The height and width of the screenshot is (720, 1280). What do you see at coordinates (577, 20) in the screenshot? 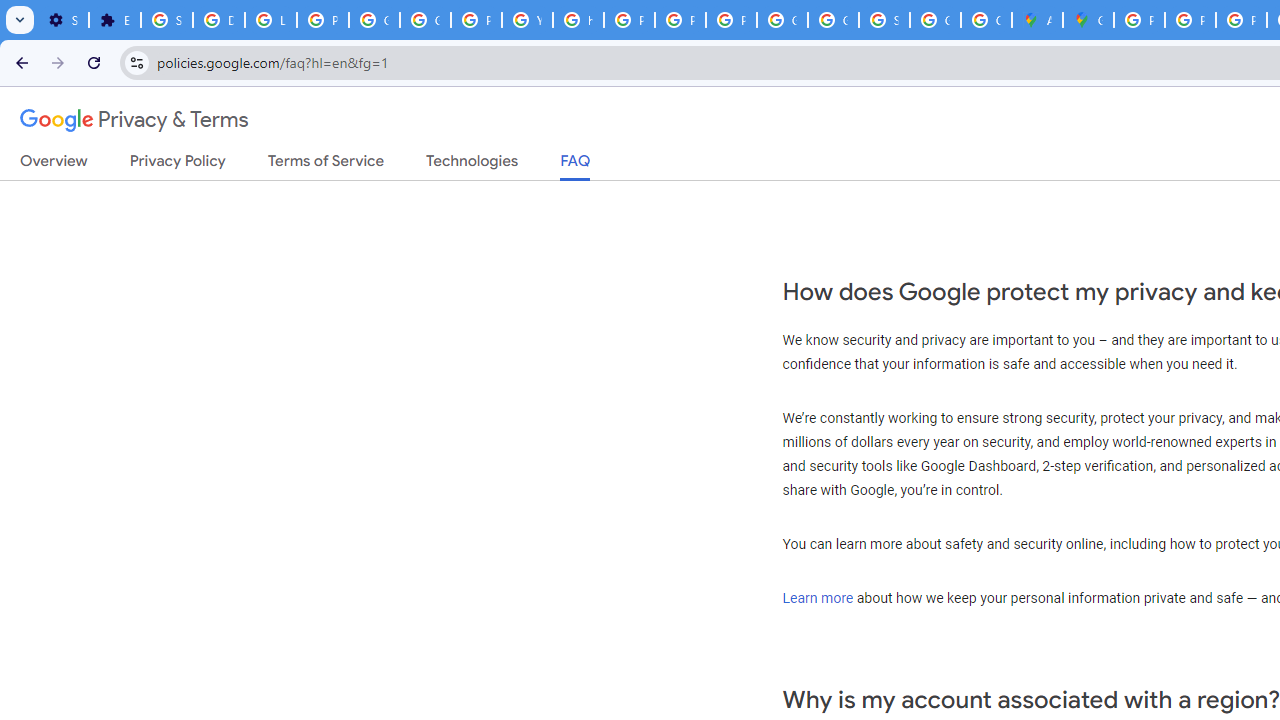
I see `'https://scholar.google.com/'` at bounding box center [577, 20].